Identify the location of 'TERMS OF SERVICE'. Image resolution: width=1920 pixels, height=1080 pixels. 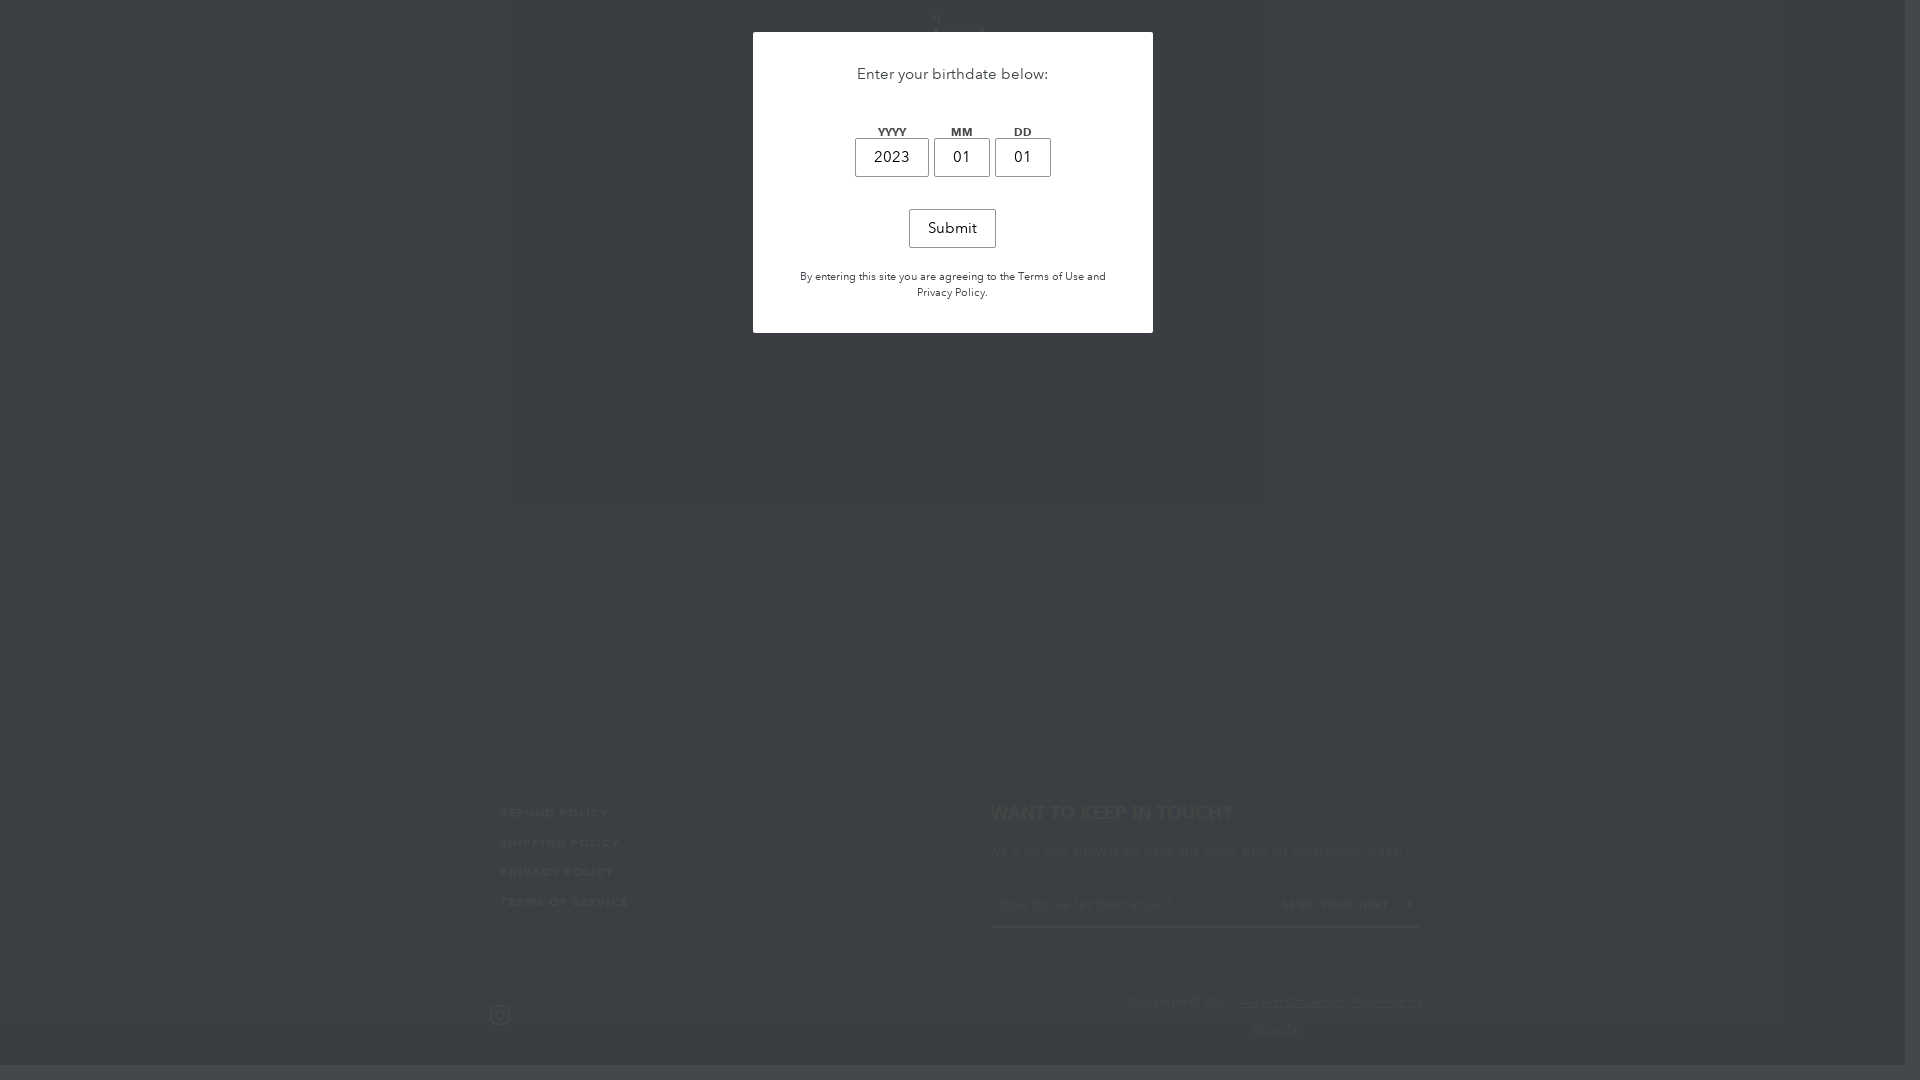
(563, 901).